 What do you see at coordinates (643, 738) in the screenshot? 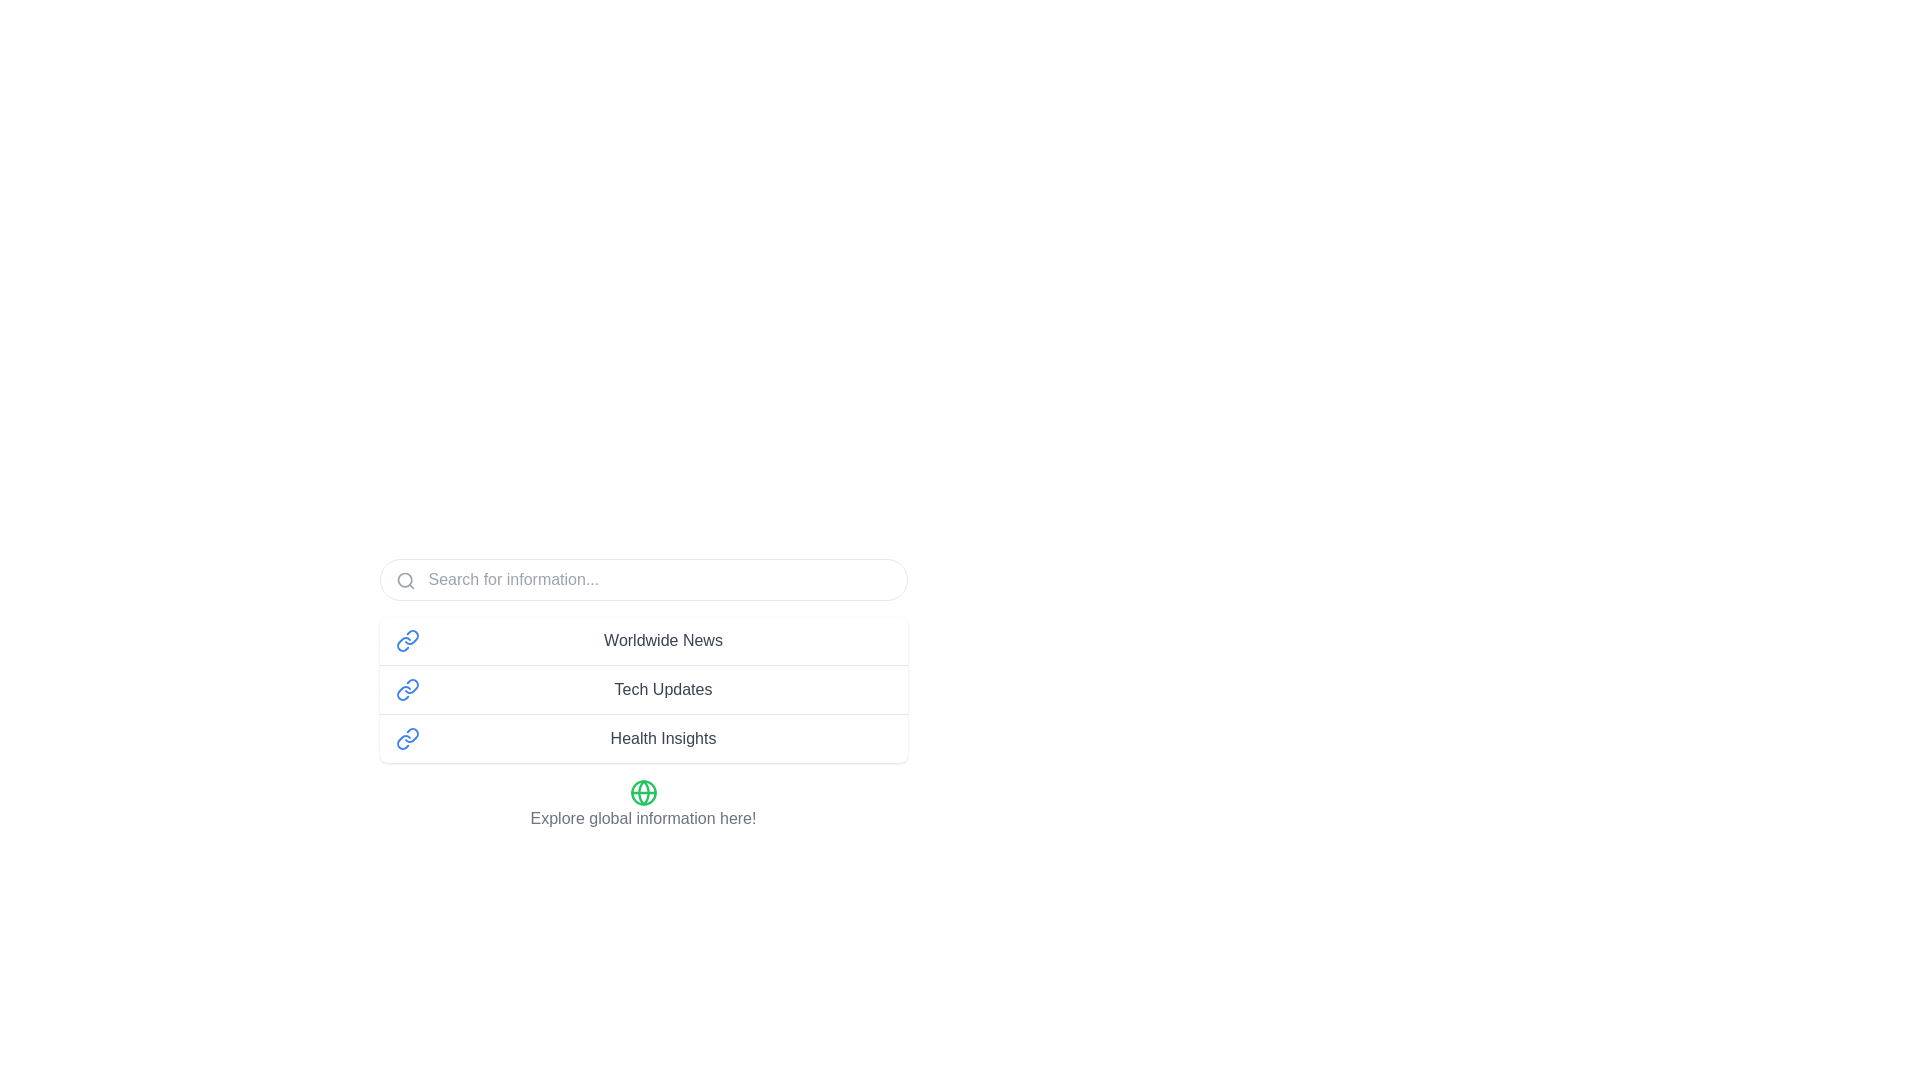
I see `the 'Health Insights' clickable text link with an icon located as the third item in the vertical menu list` at bounding box center [643, 738].